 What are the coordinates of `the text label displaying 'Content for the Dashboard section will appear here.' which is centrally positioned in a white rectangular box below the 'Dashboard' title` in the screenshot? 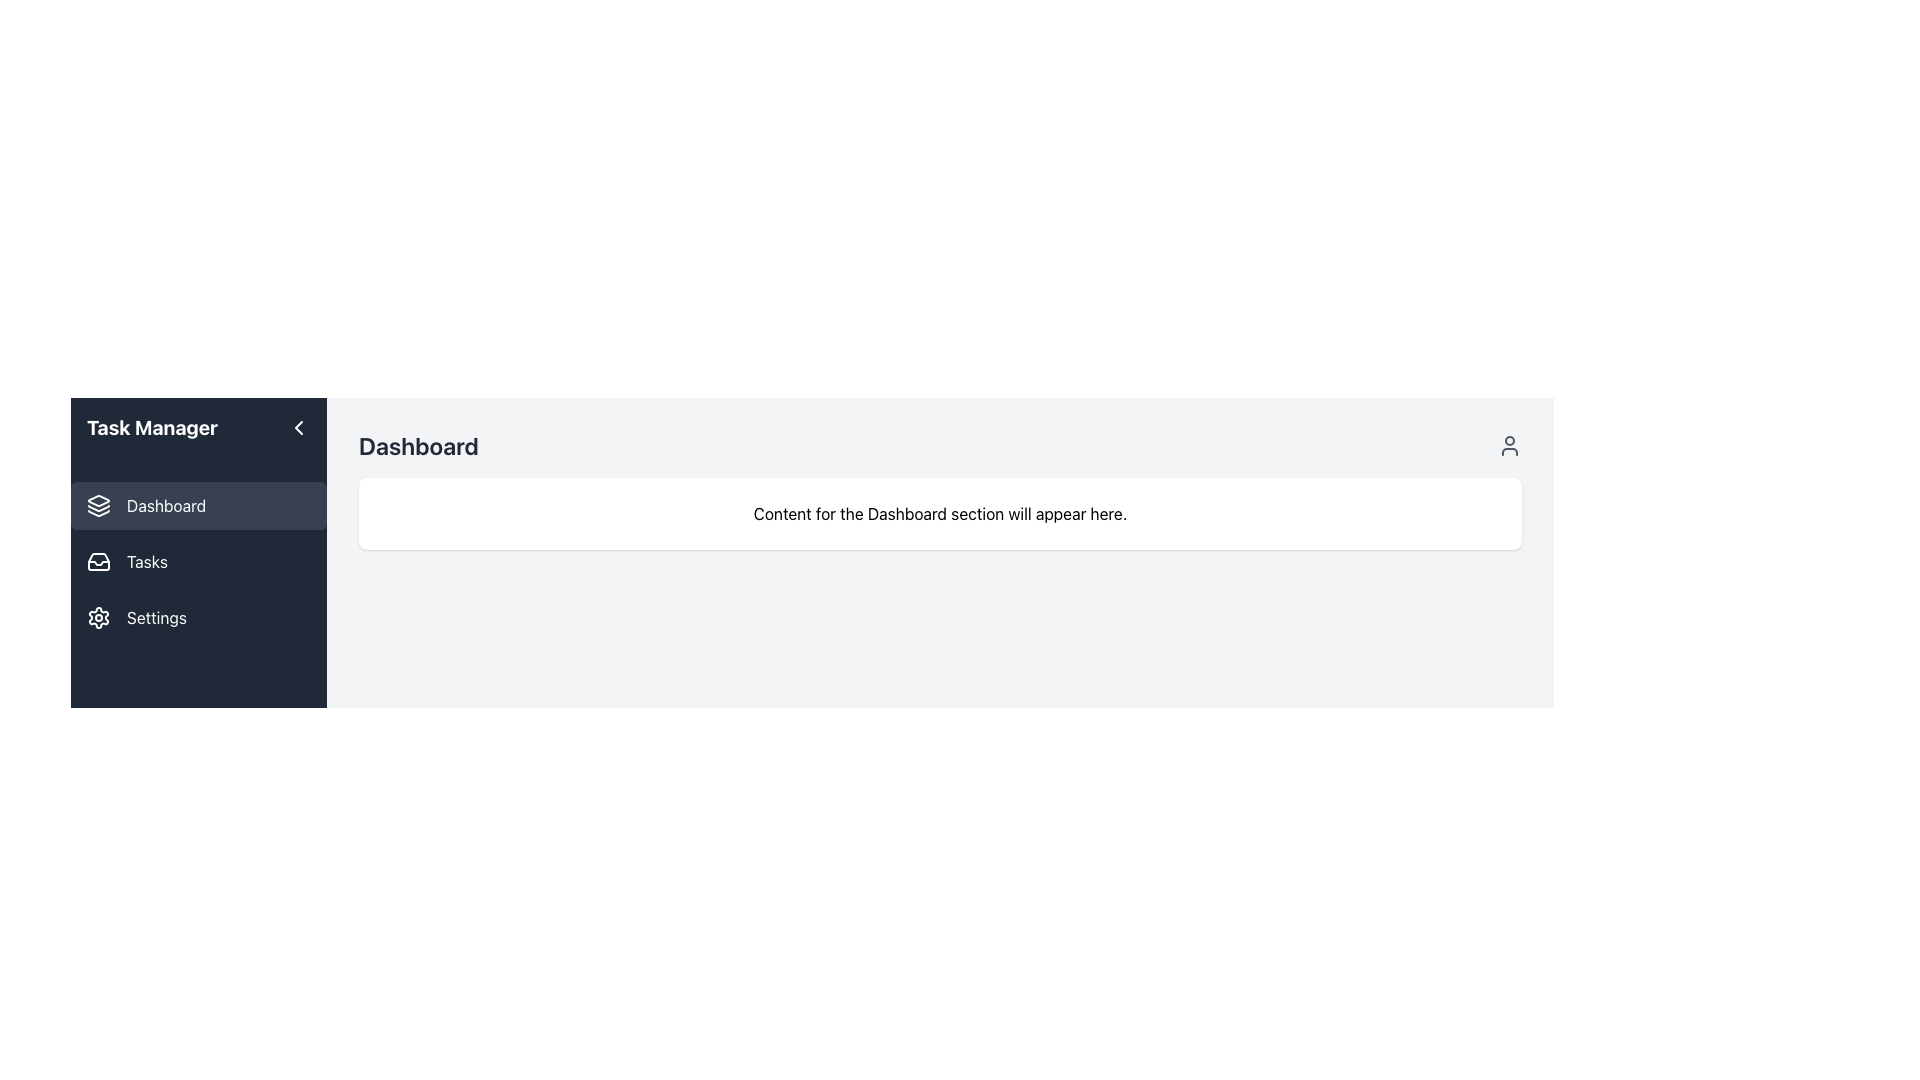 It's located at (939, 512).